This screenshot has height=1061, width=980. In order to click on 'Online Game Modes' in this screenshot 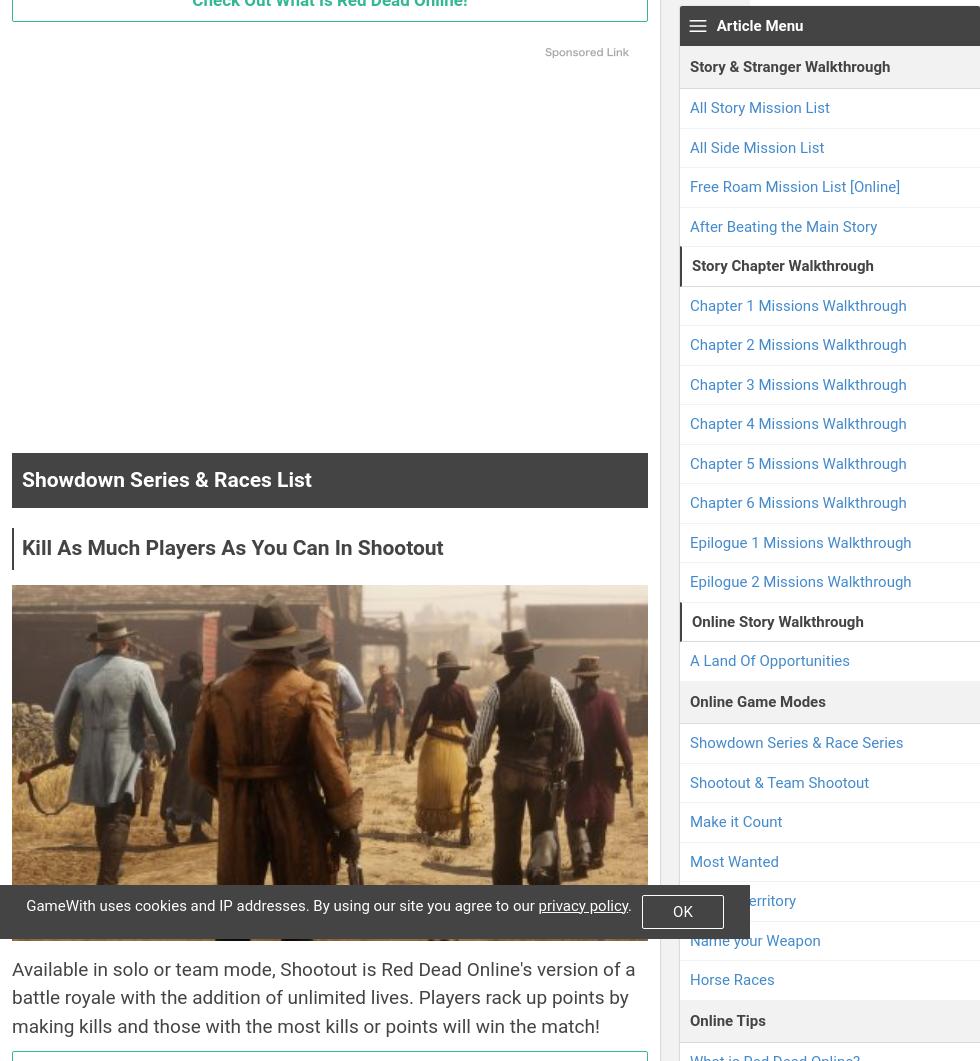, I will do `click(757, 700)`.